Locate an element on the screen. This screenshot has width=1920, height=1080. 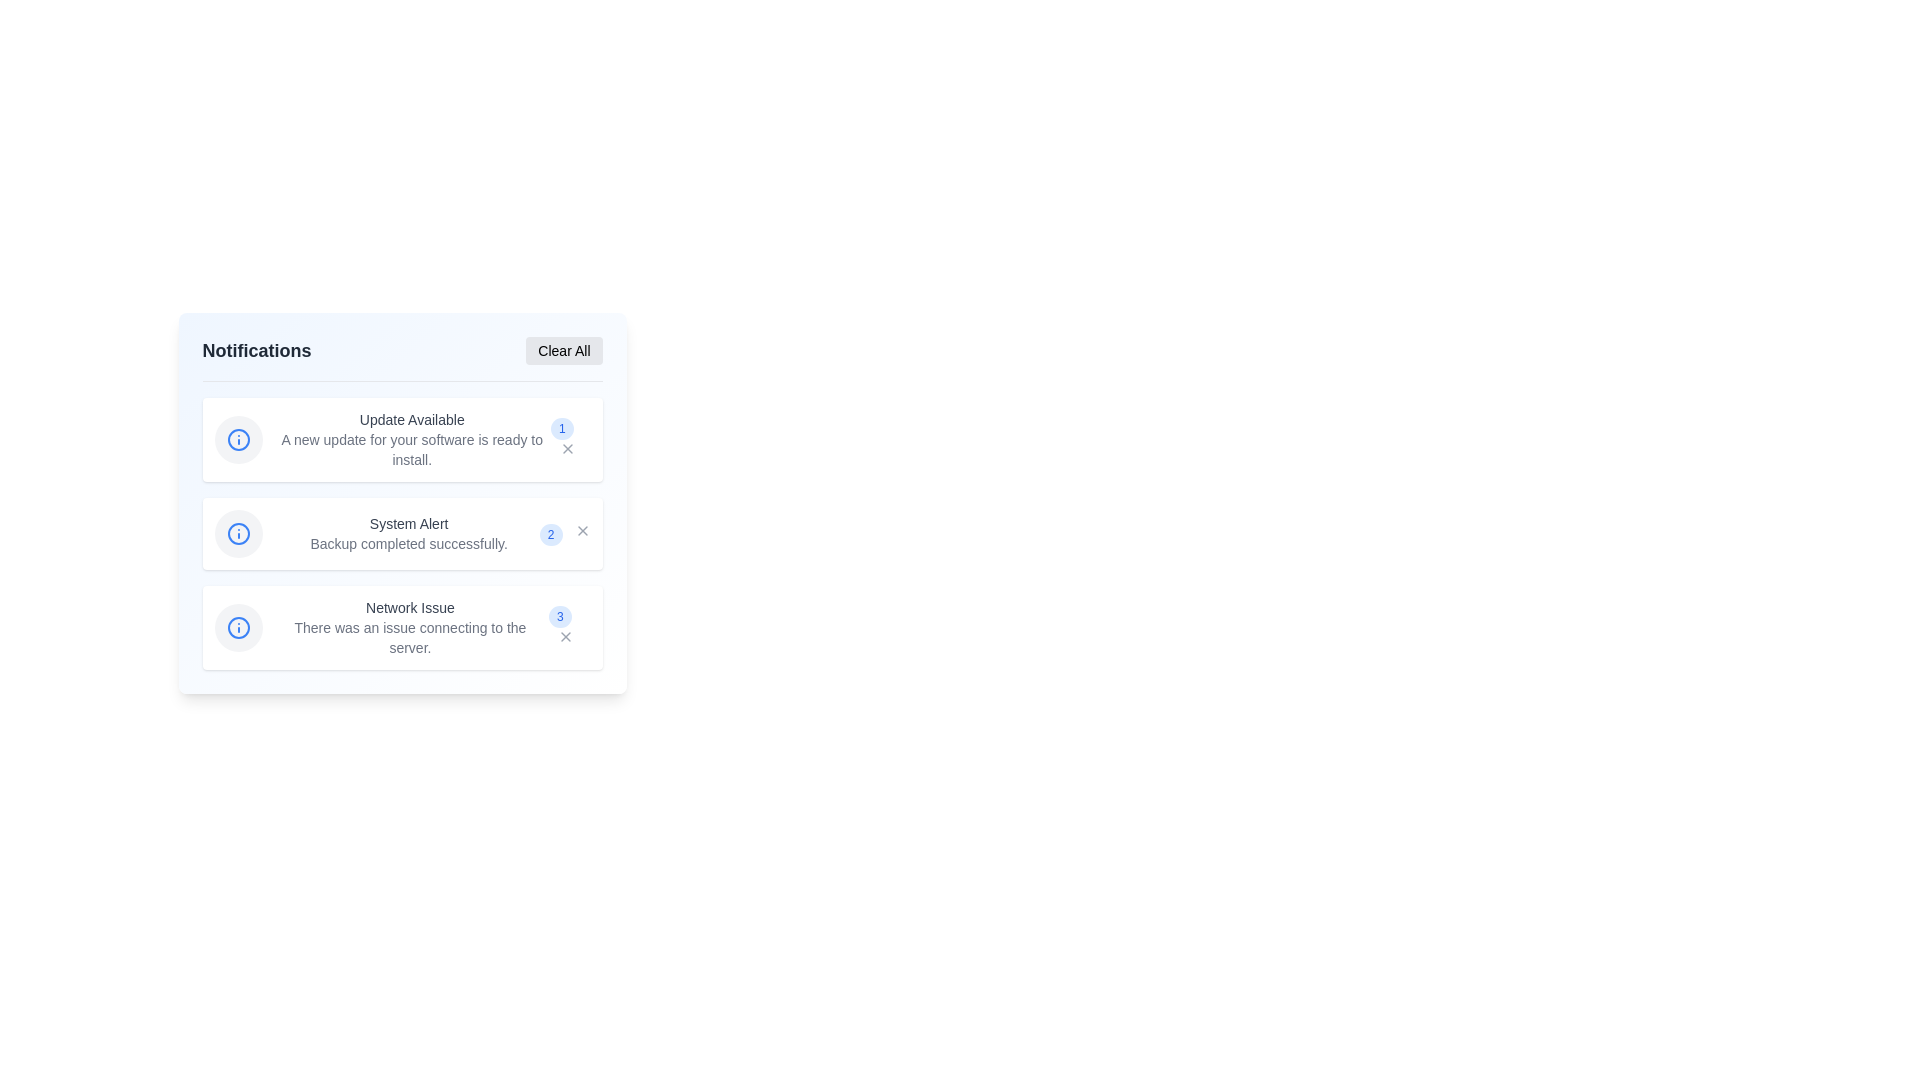
the circular gray icon with a blue informational symbol (an 'i') in the center, located in the 'System Alert' notification item, aligned with the title 'System Alert' is located at coordinates (238, 532).